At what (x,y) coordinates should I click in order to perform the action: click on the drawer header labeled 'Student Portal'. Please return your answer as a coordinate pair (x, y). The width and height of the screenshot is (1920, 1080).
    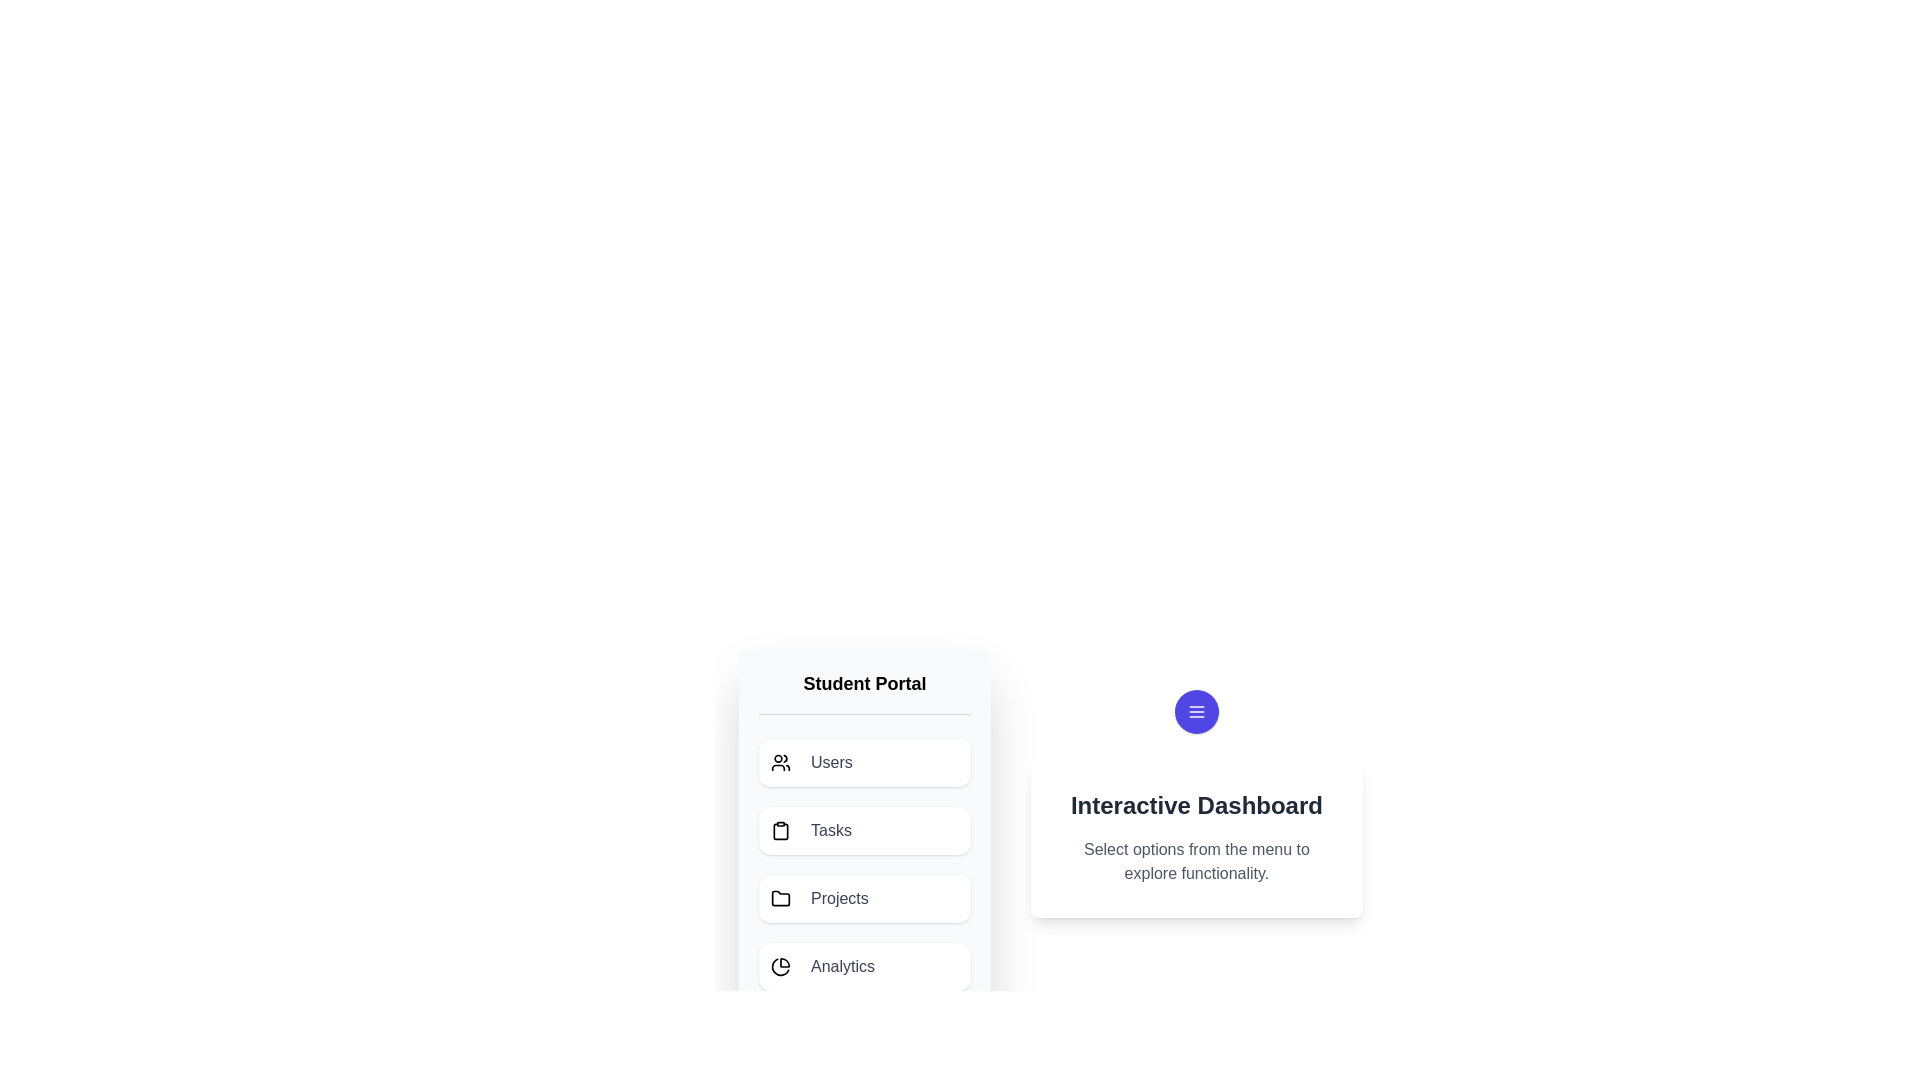
    Looking at the image, I should click on (864, 691).